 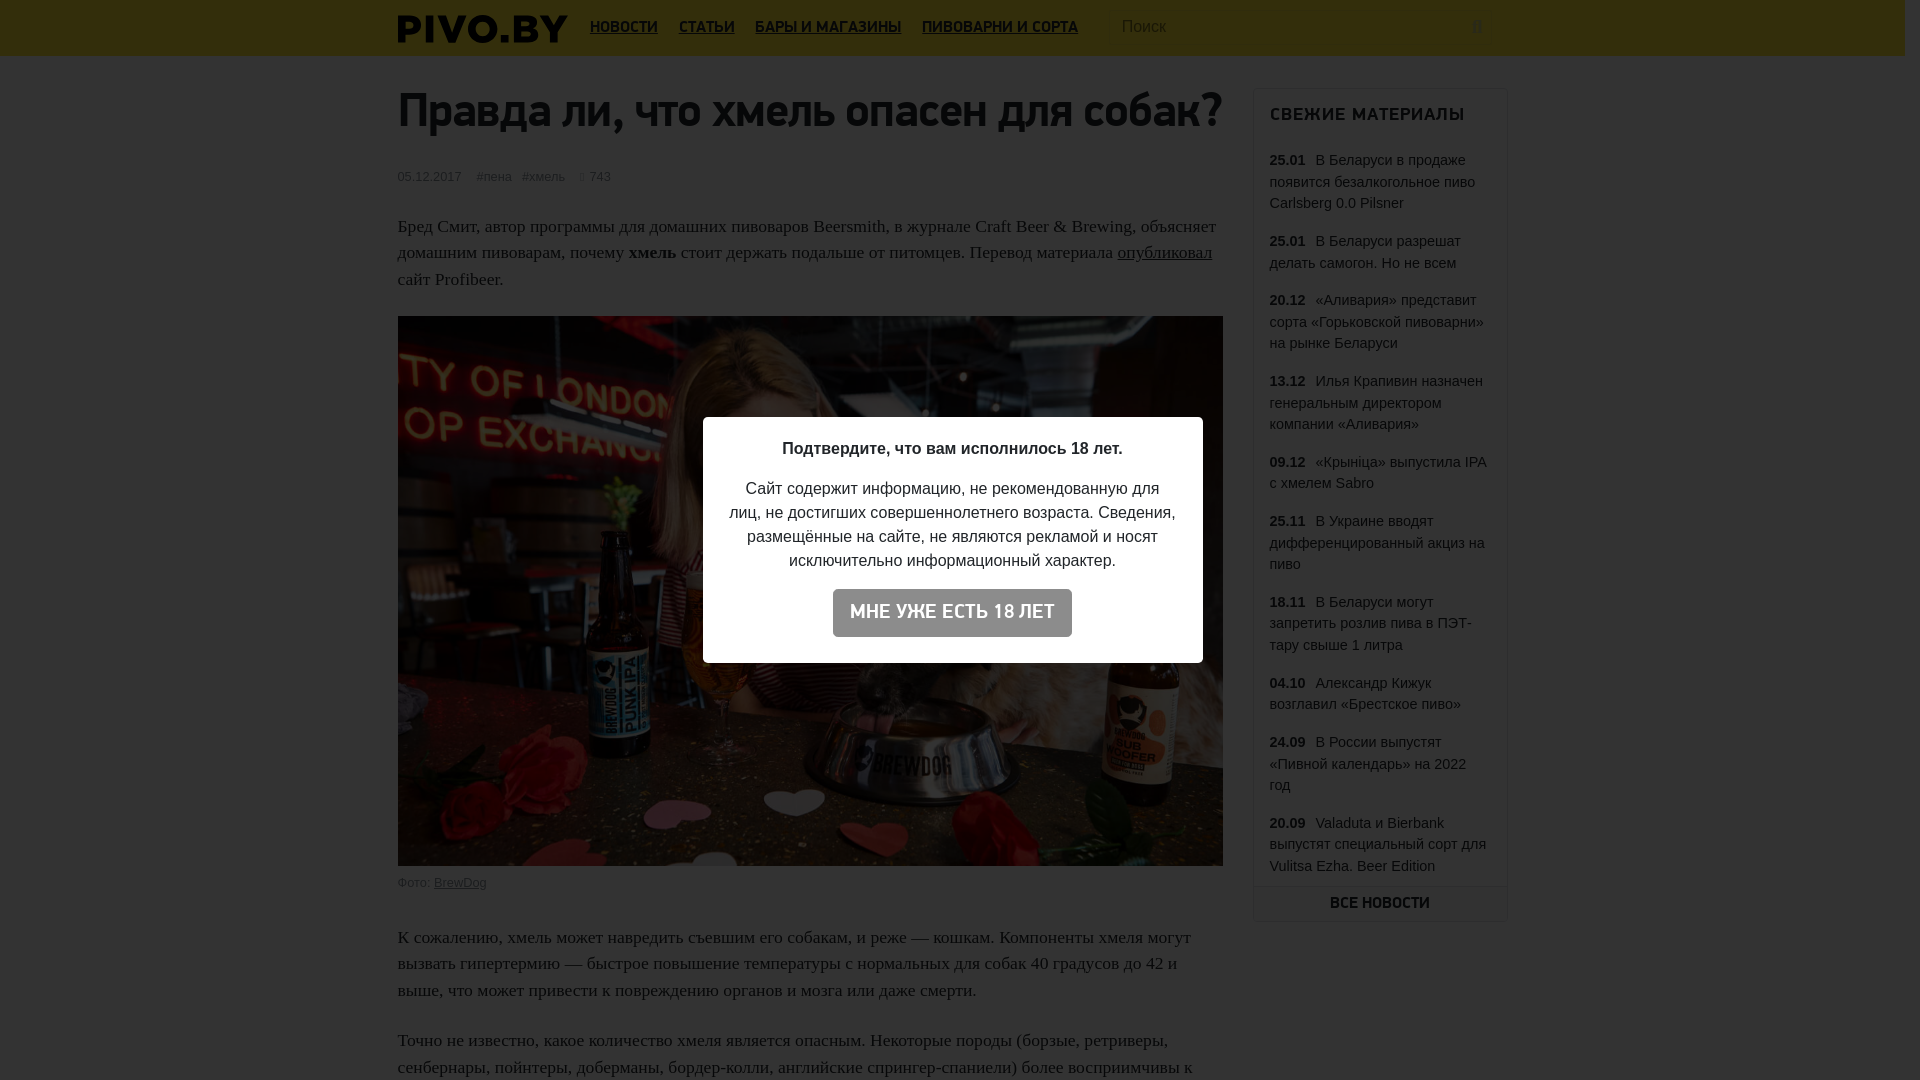 I want to click on 'BrewDog', so click(x=432, y=881).